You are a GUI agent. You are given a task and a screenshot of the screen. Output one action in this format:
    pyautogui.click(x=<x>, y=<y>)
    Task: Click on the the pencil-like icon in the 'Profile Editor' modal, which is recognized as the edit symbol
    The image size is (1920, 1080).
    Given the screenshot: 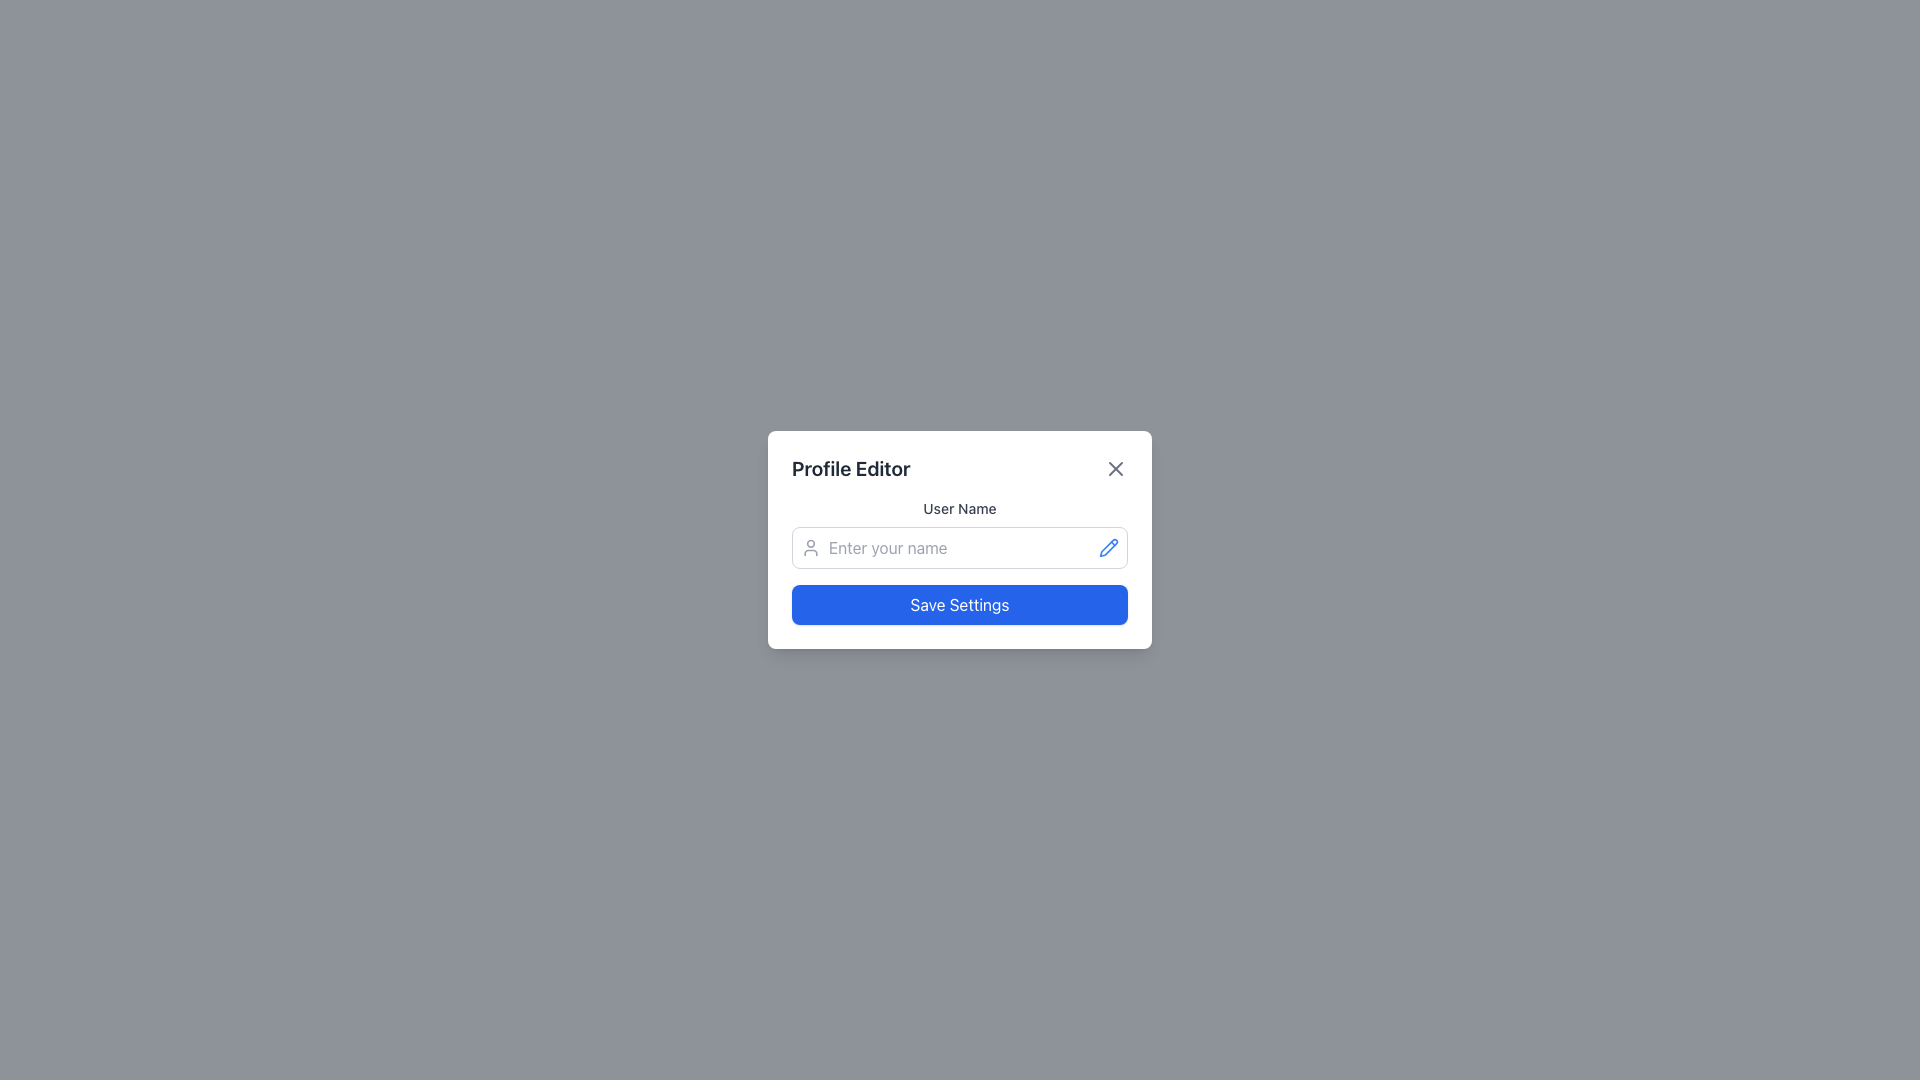 What is the action you would take?
    pyautogui.click(x=1107, y=547)
    